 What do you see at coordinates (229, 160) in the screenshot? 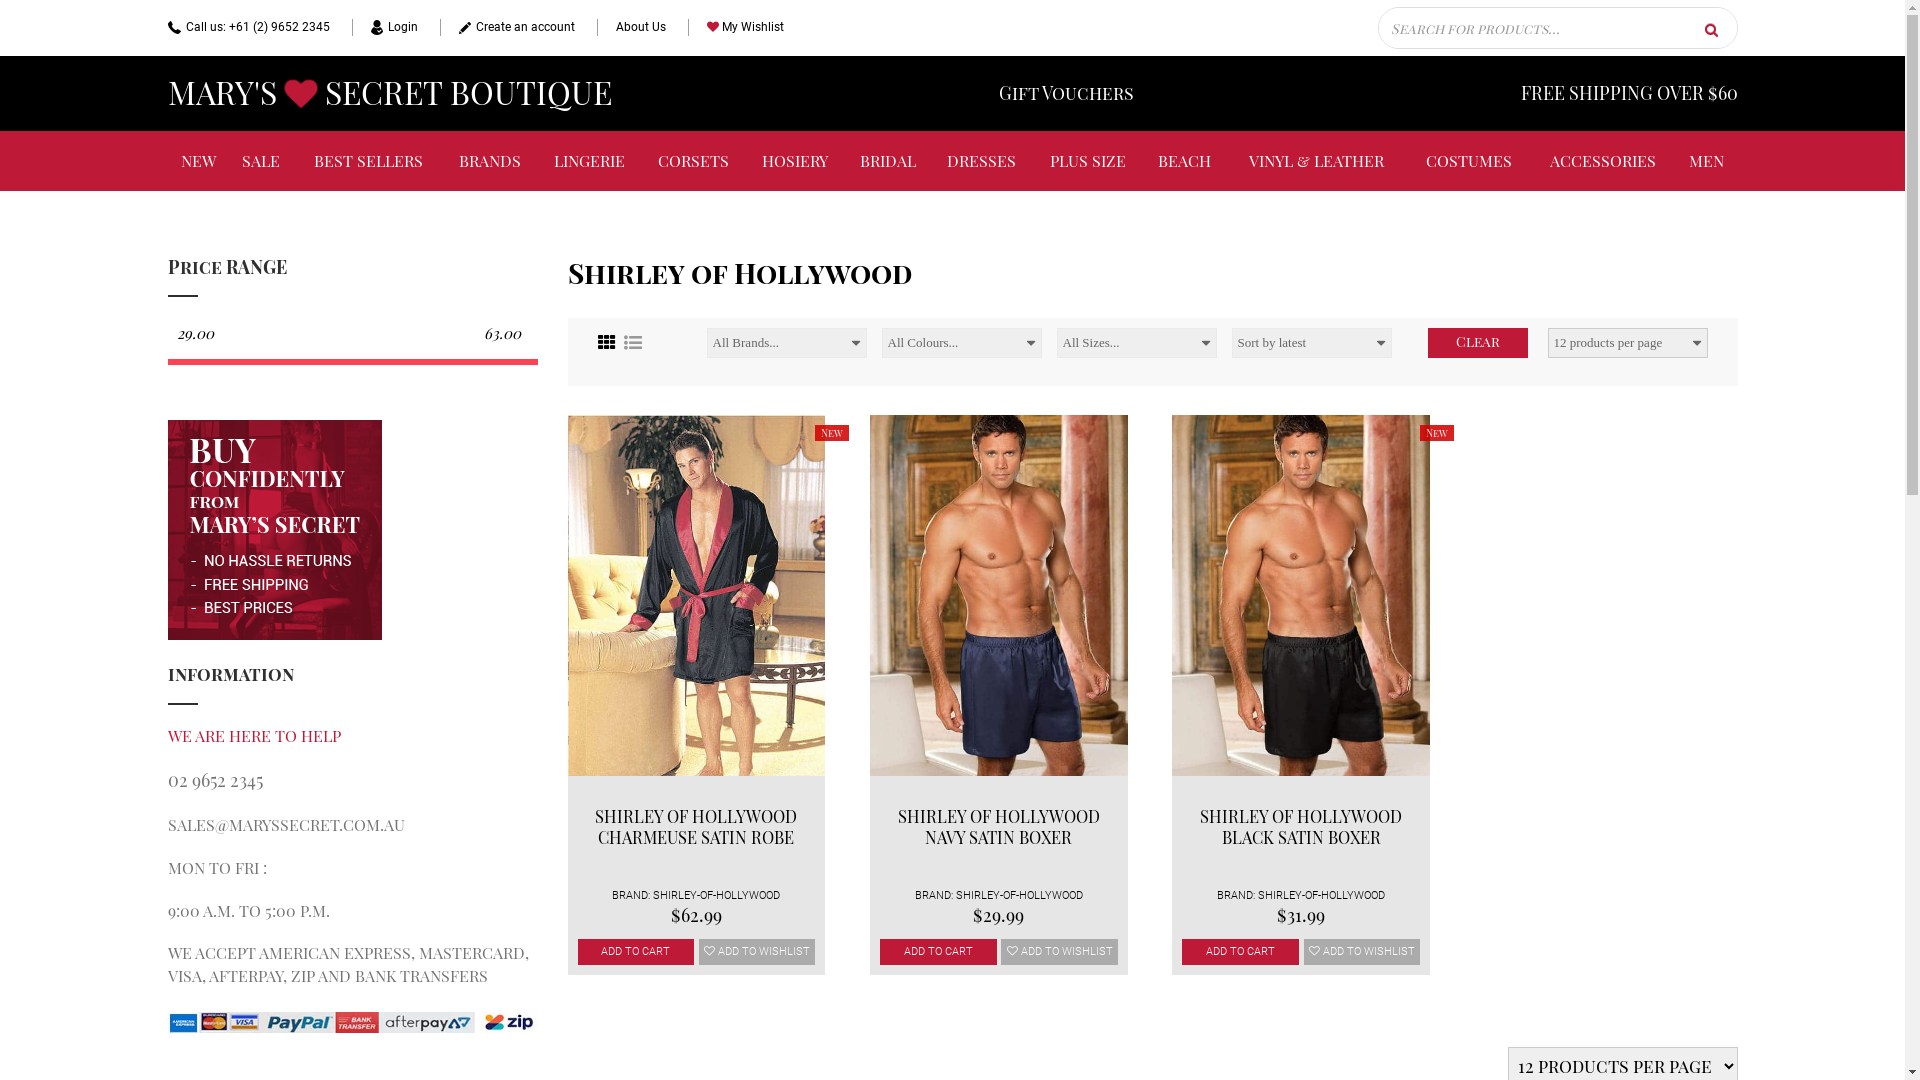
I see `'SALE'` at bounding box center [229, 160].